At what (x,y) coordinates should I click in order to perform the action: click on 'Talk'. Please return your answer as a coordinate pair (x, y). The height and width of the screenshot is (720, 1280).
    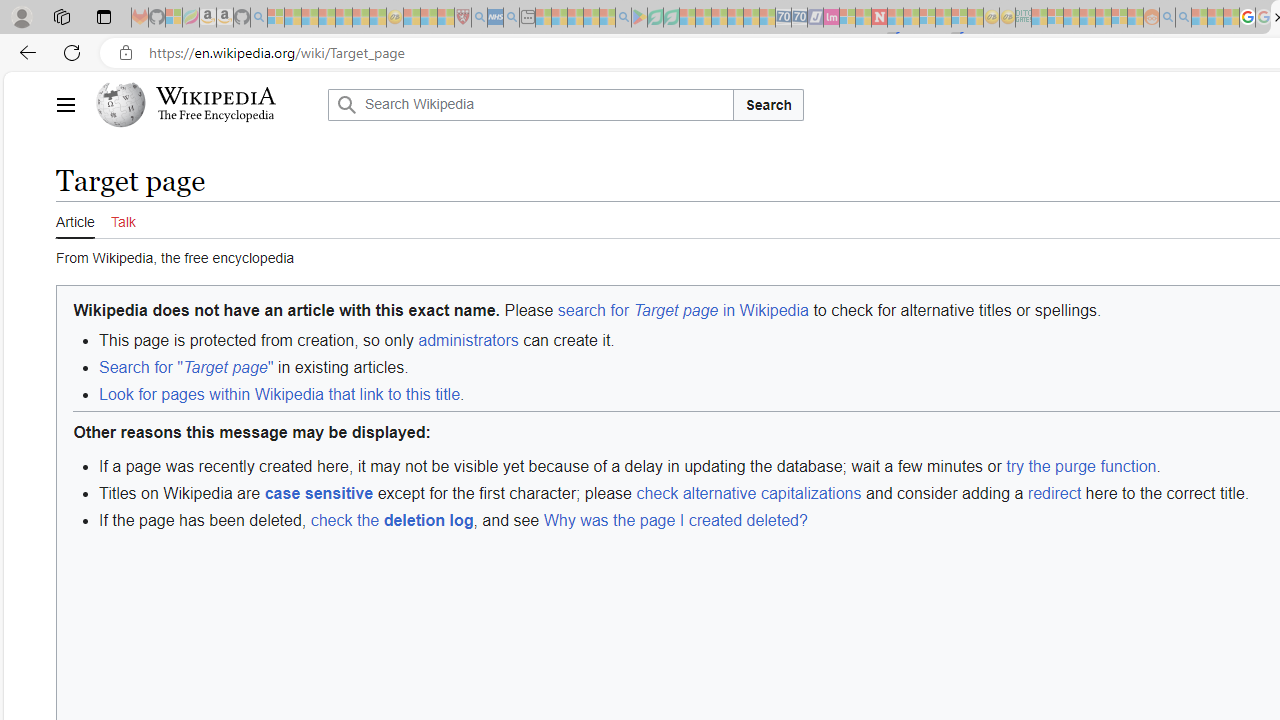
    Looking at the image, I should click on (121, 219).